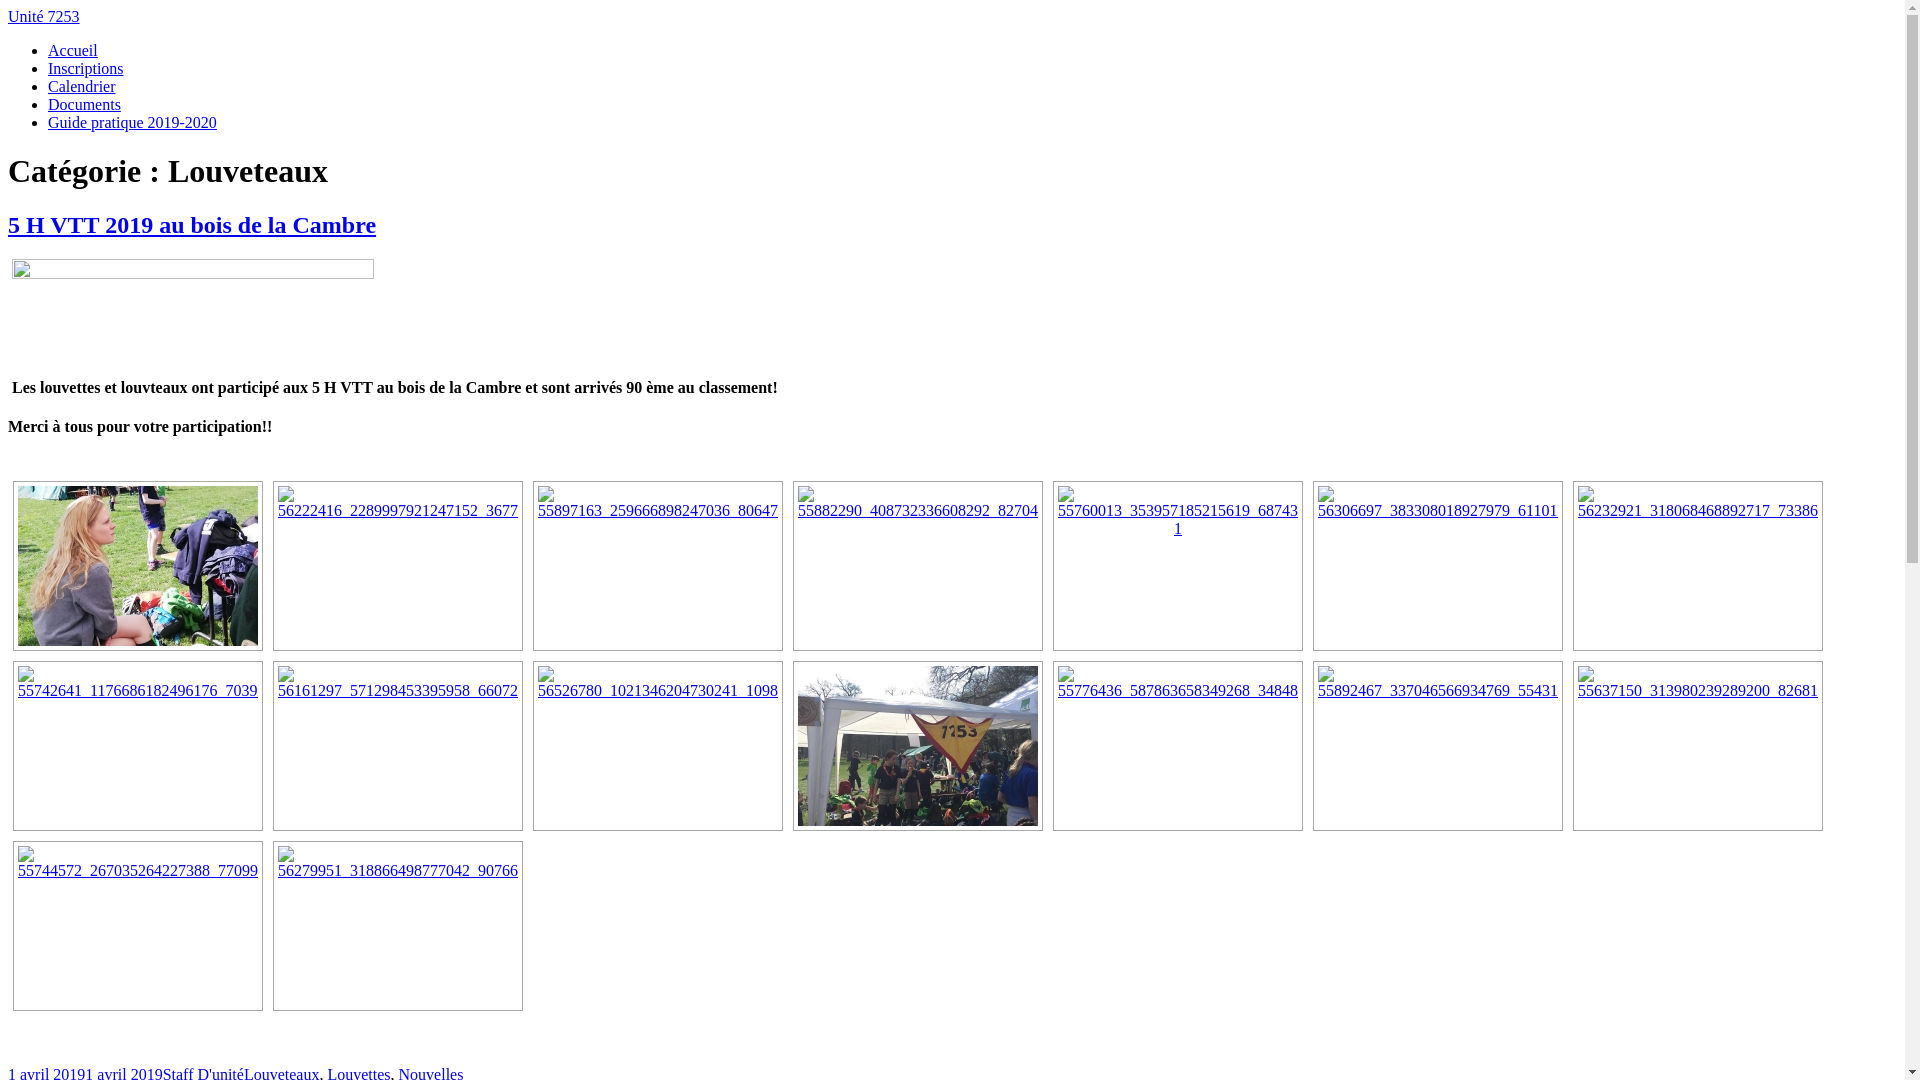 The width and height of the screenshot is (1920, 1080). What do you see at coordinates (72, 49) in the screenshot?
I see `'Accueil'` at bounding box center [72, 49].